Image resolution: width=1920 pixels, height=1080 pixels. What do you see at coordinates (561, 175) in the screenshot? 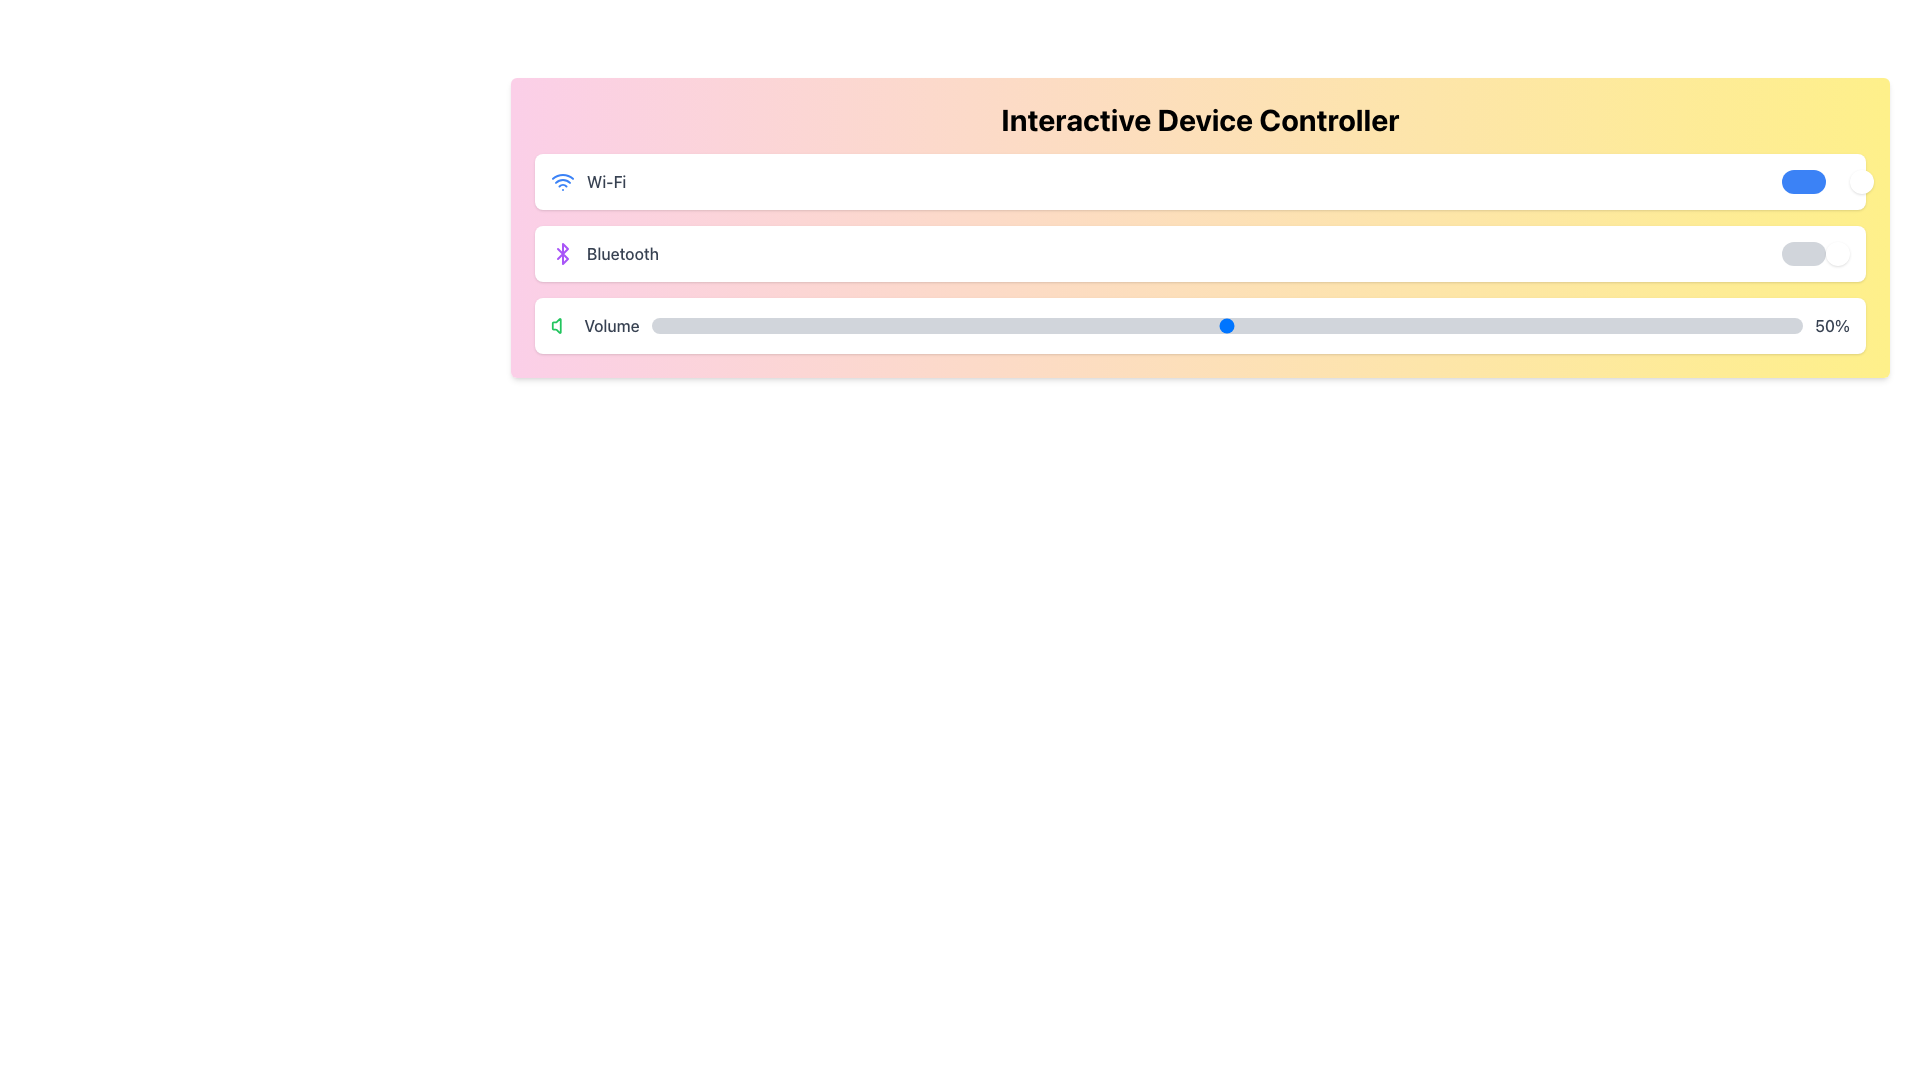
I see `the second arc of the blue Wi-Fi symbol located in the upper left part of the card containing the Wi-Fi, Bluetooth, and Volume settings` at bounding box center [561, 175].